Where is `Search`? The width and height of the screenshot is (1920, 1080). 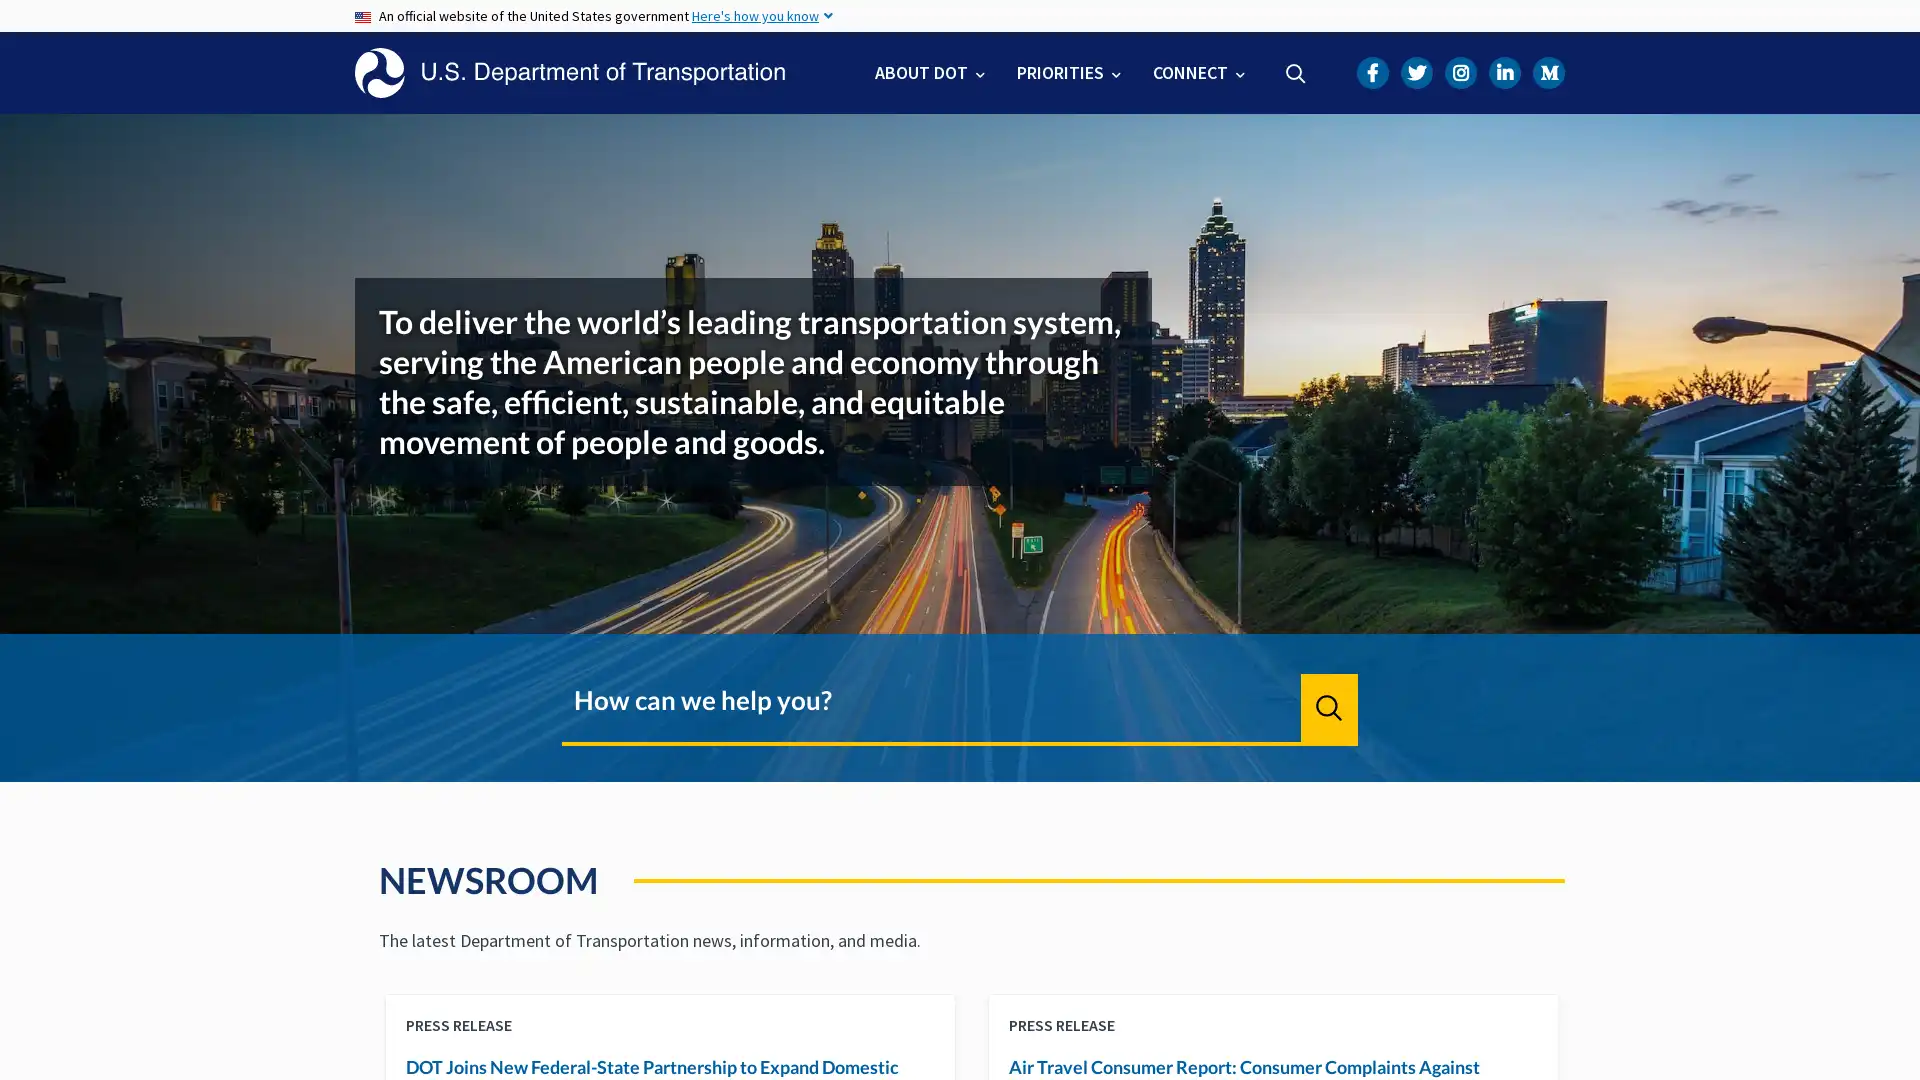 Search is located at coordinates (1296, 72).